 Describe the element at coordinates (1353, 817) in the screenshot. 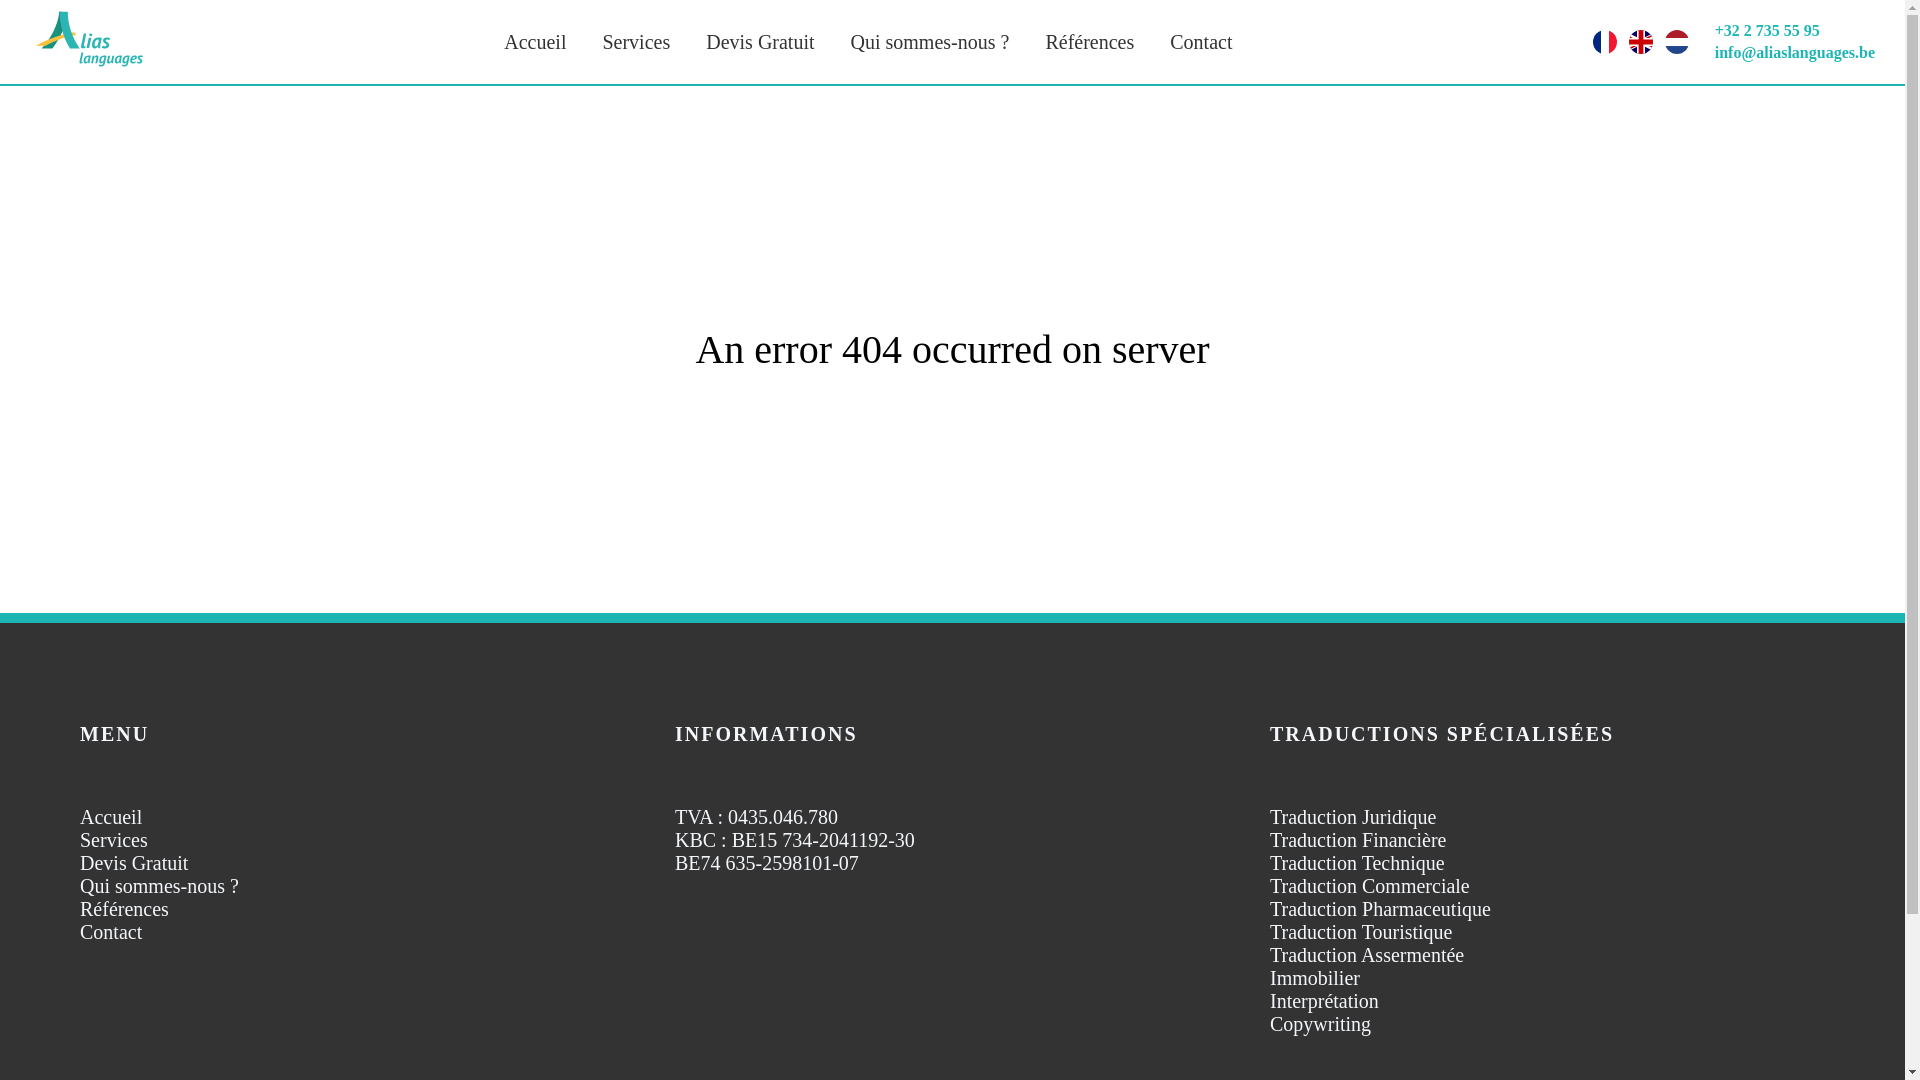

I see `'Traduction Juridique'` at that location.